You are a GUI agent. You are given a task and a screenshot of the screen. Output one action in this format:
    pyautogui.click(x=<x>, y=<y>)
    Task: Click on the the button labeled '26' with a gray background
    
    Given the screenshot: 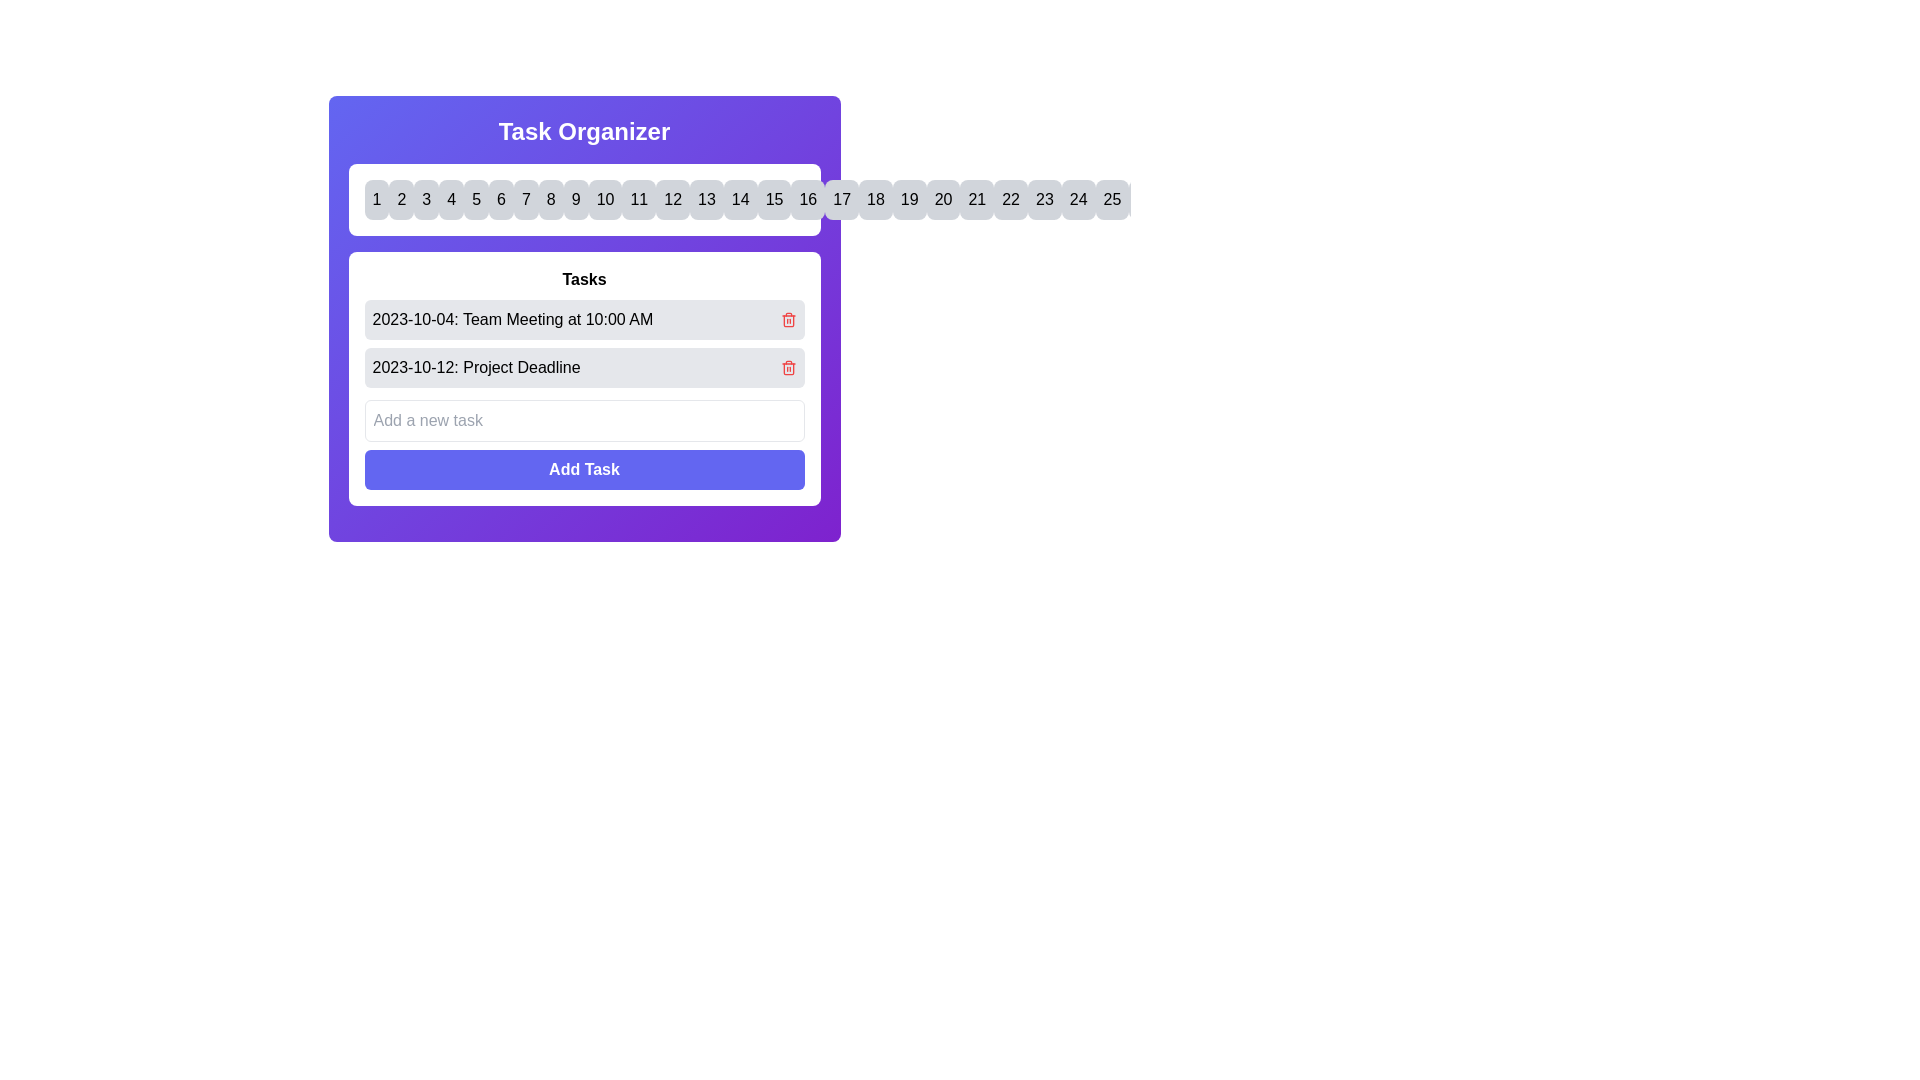 What is the action you would take?
    pyautogui.click(x=1146, y=200)
    